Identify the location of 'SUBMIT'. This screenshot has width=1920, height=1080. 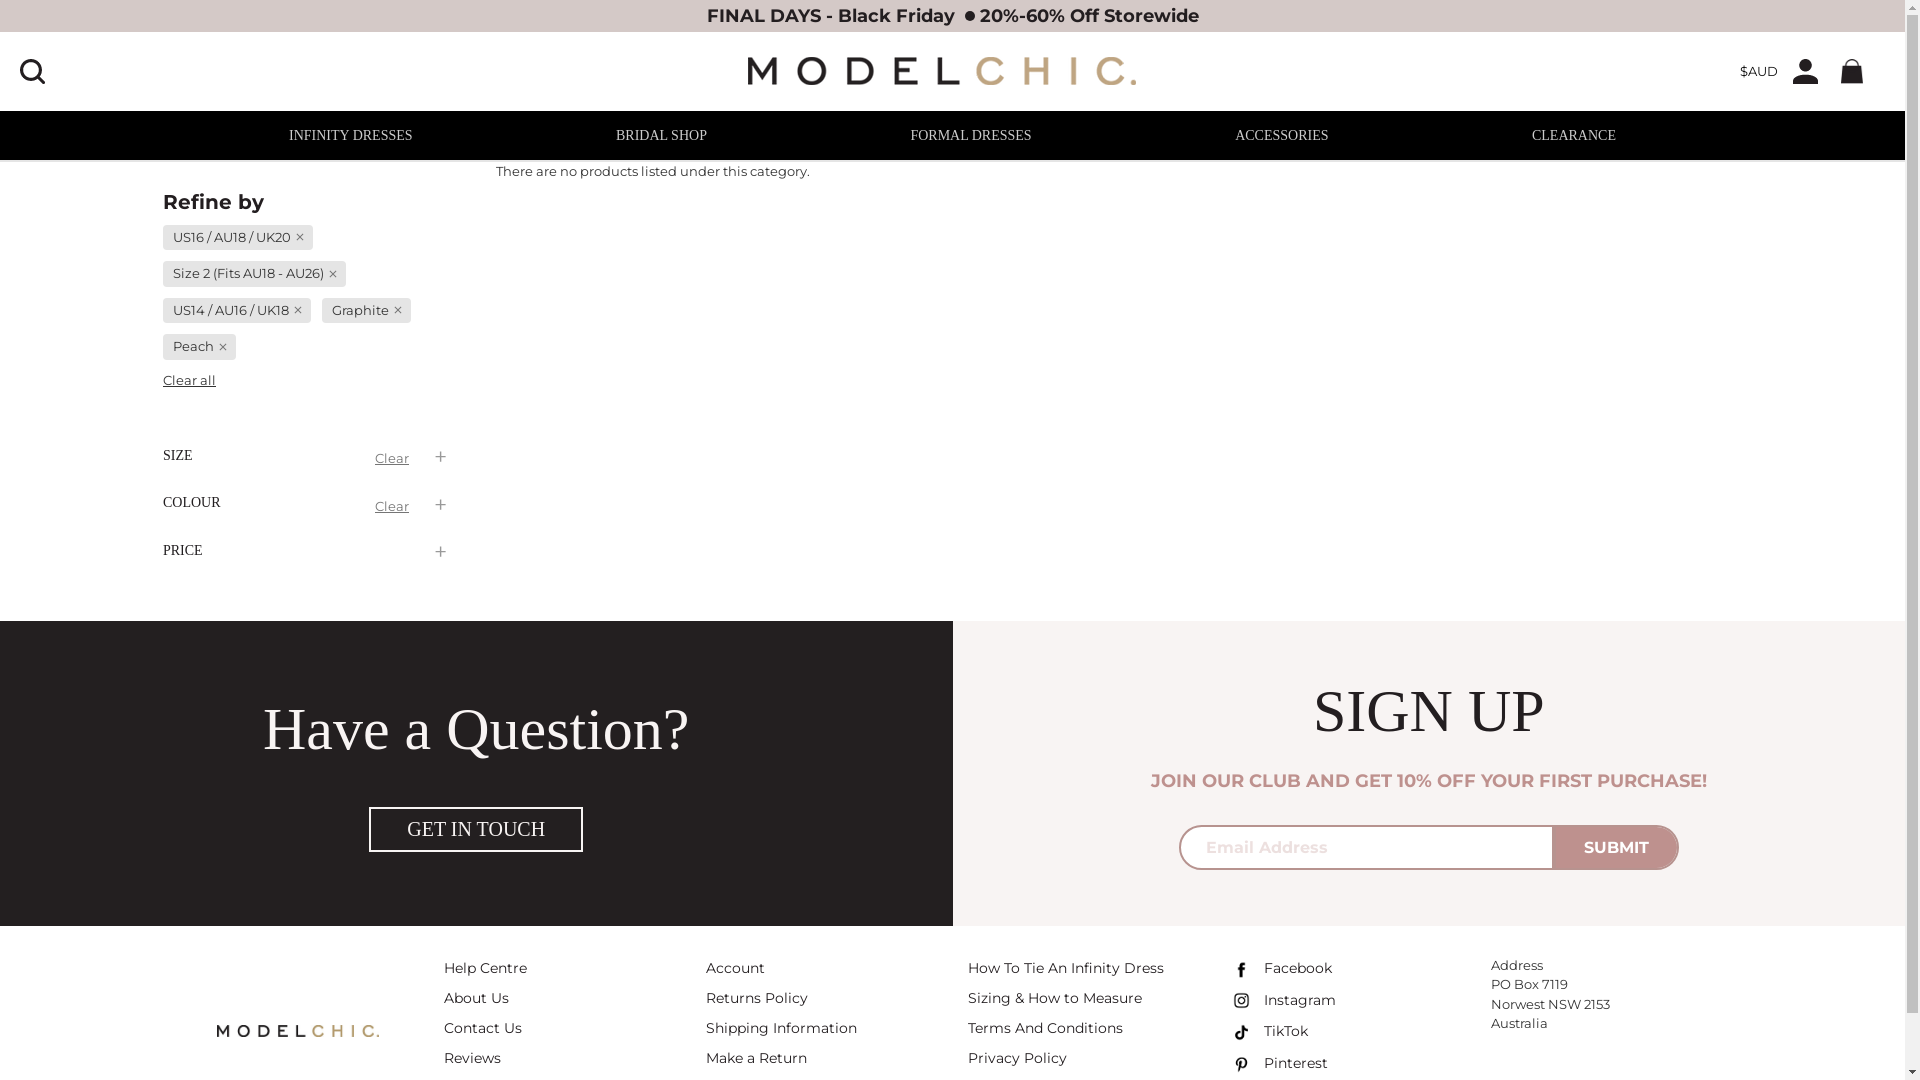
(1616, 847).